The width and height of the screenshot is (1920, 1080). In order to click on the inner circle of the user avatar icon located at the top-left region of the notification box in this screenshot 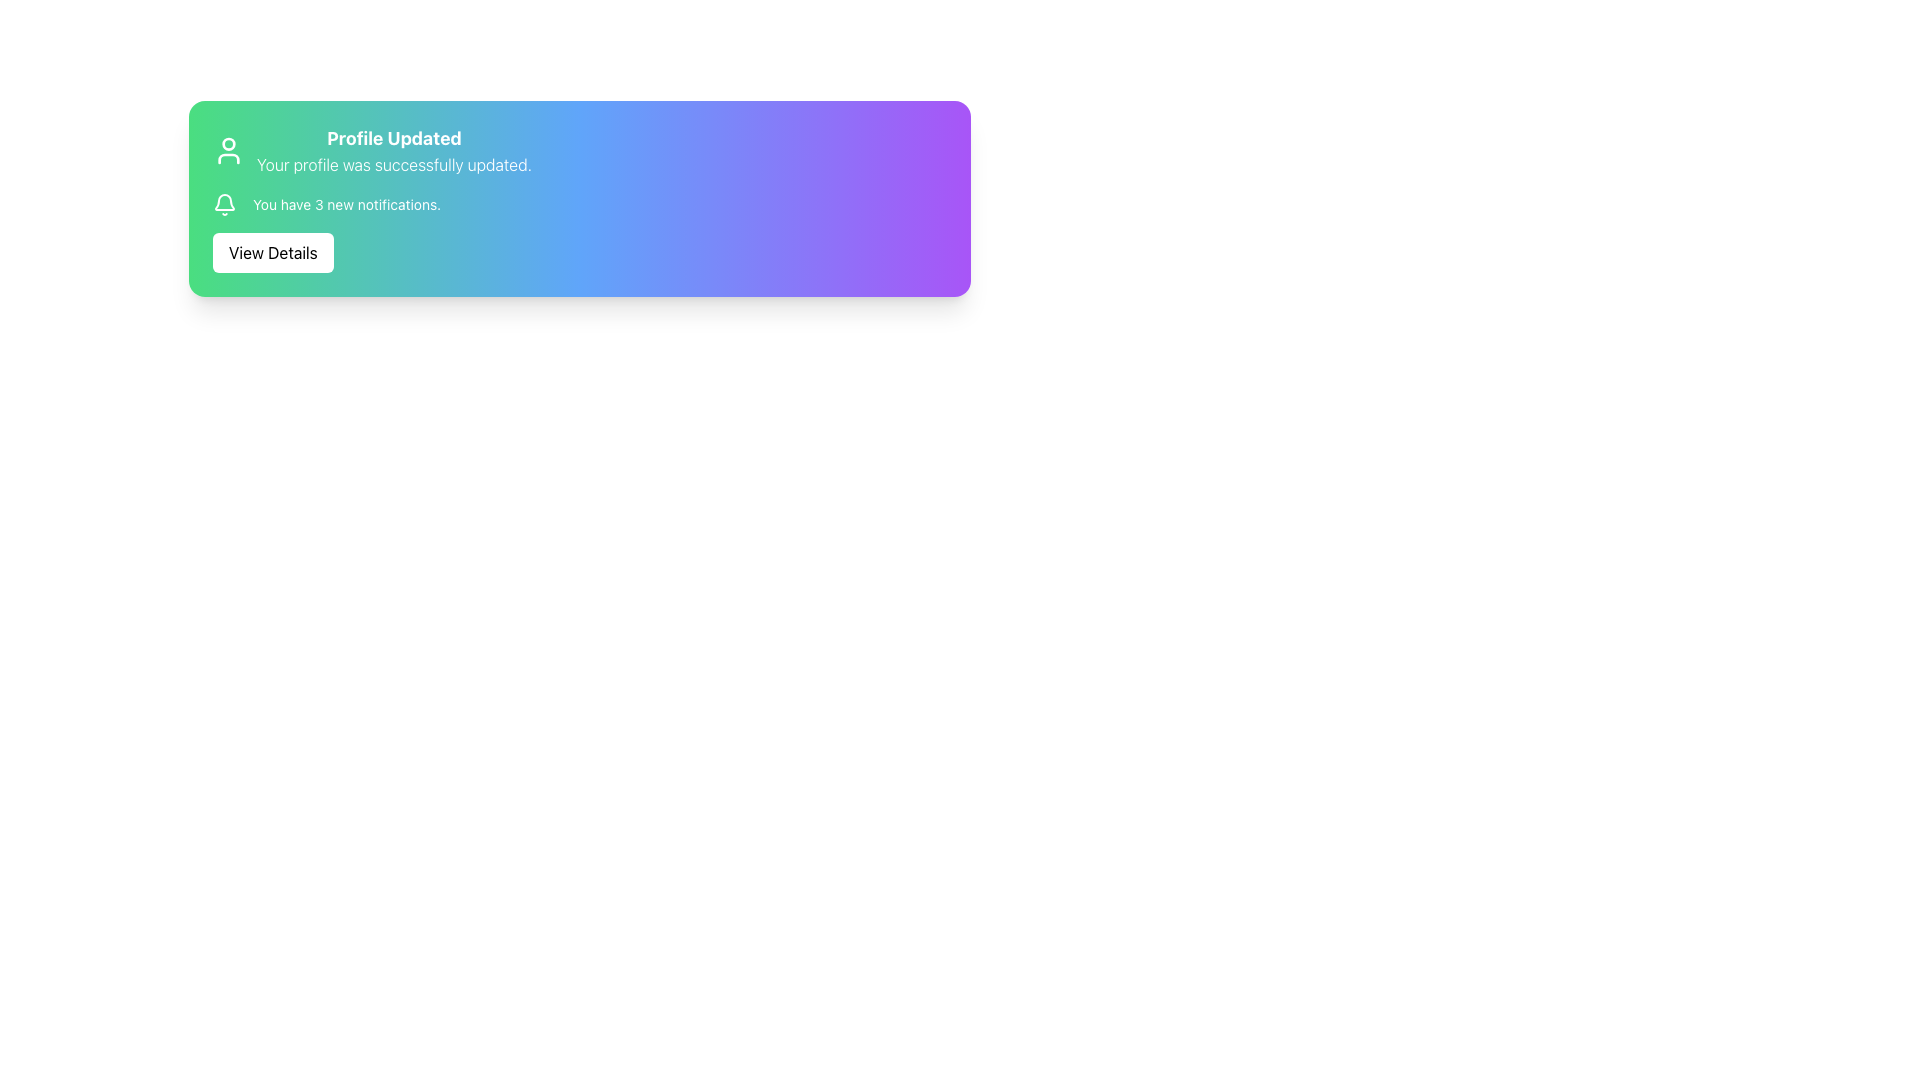, I will do `click(229, 142)`.